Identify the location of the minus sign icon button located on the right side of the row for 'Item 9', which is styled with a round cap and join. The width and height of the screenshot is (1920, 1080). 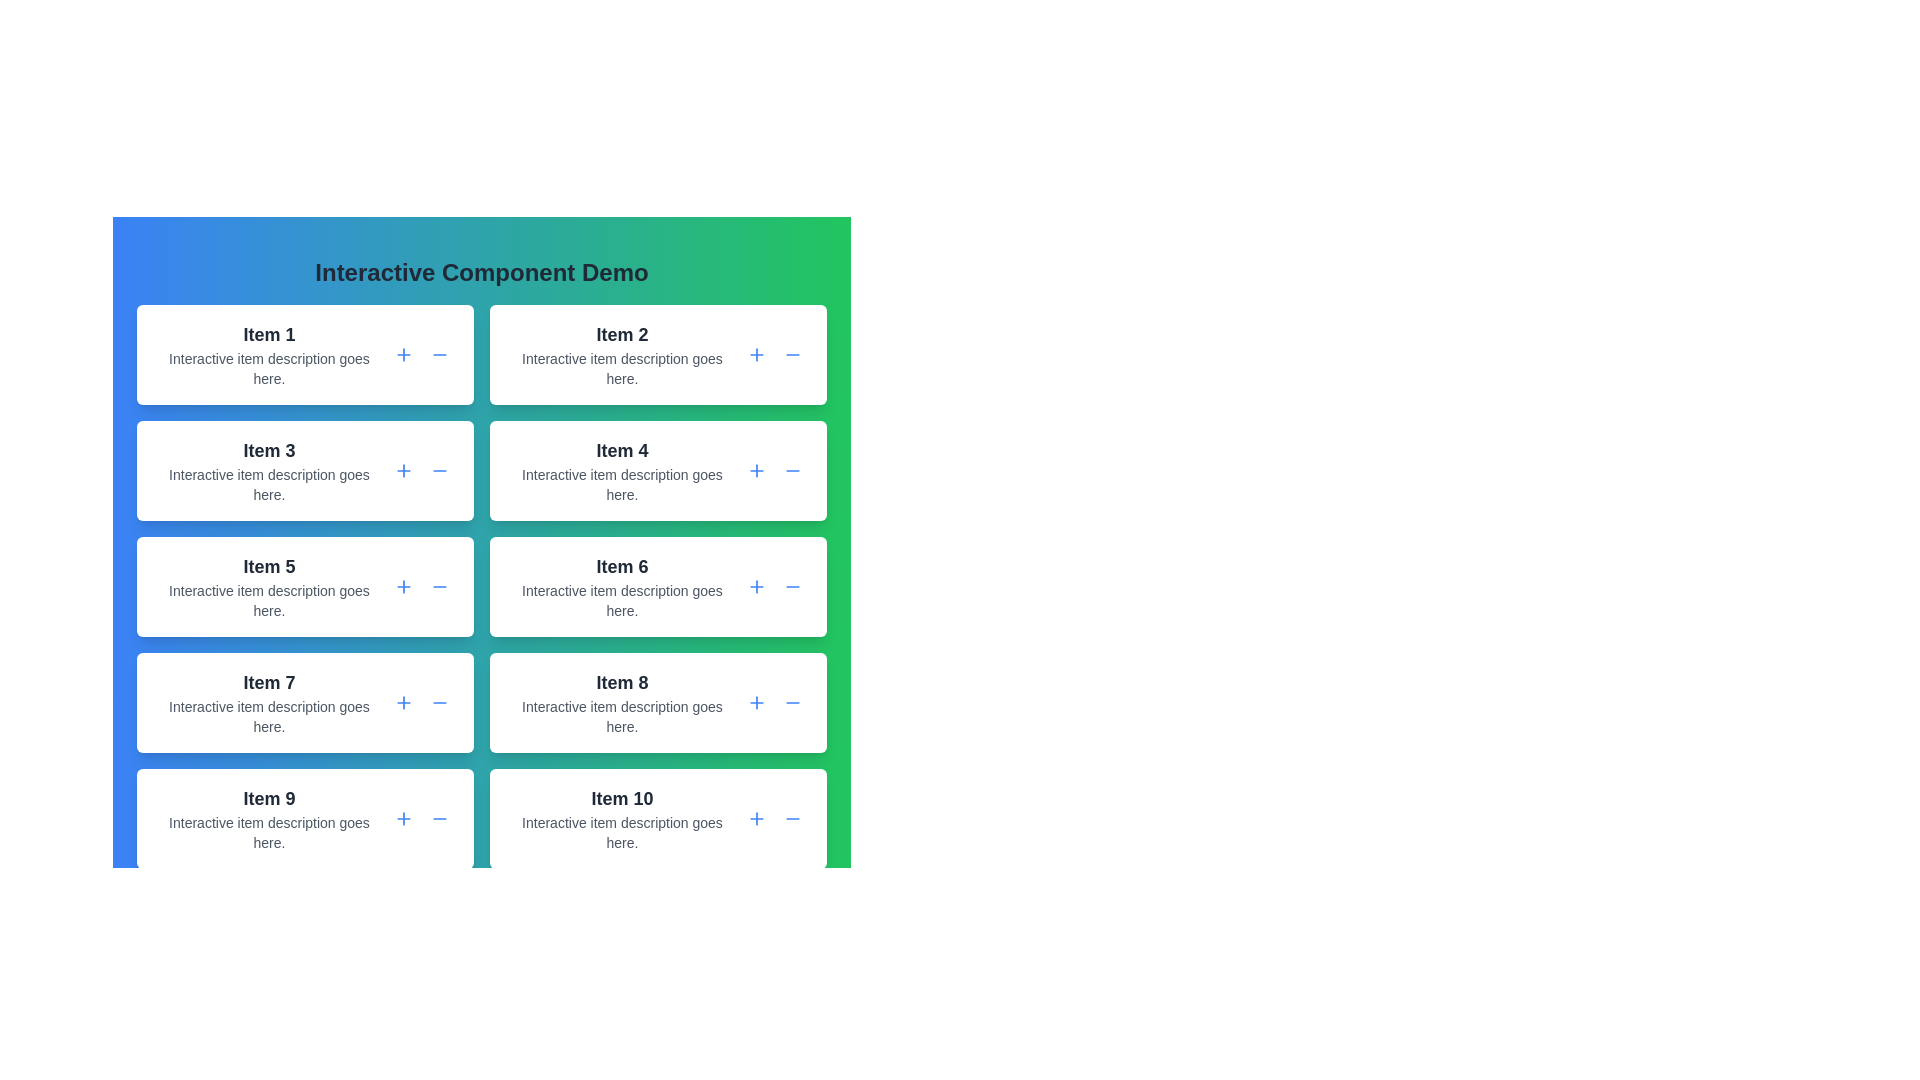
(439, 818).